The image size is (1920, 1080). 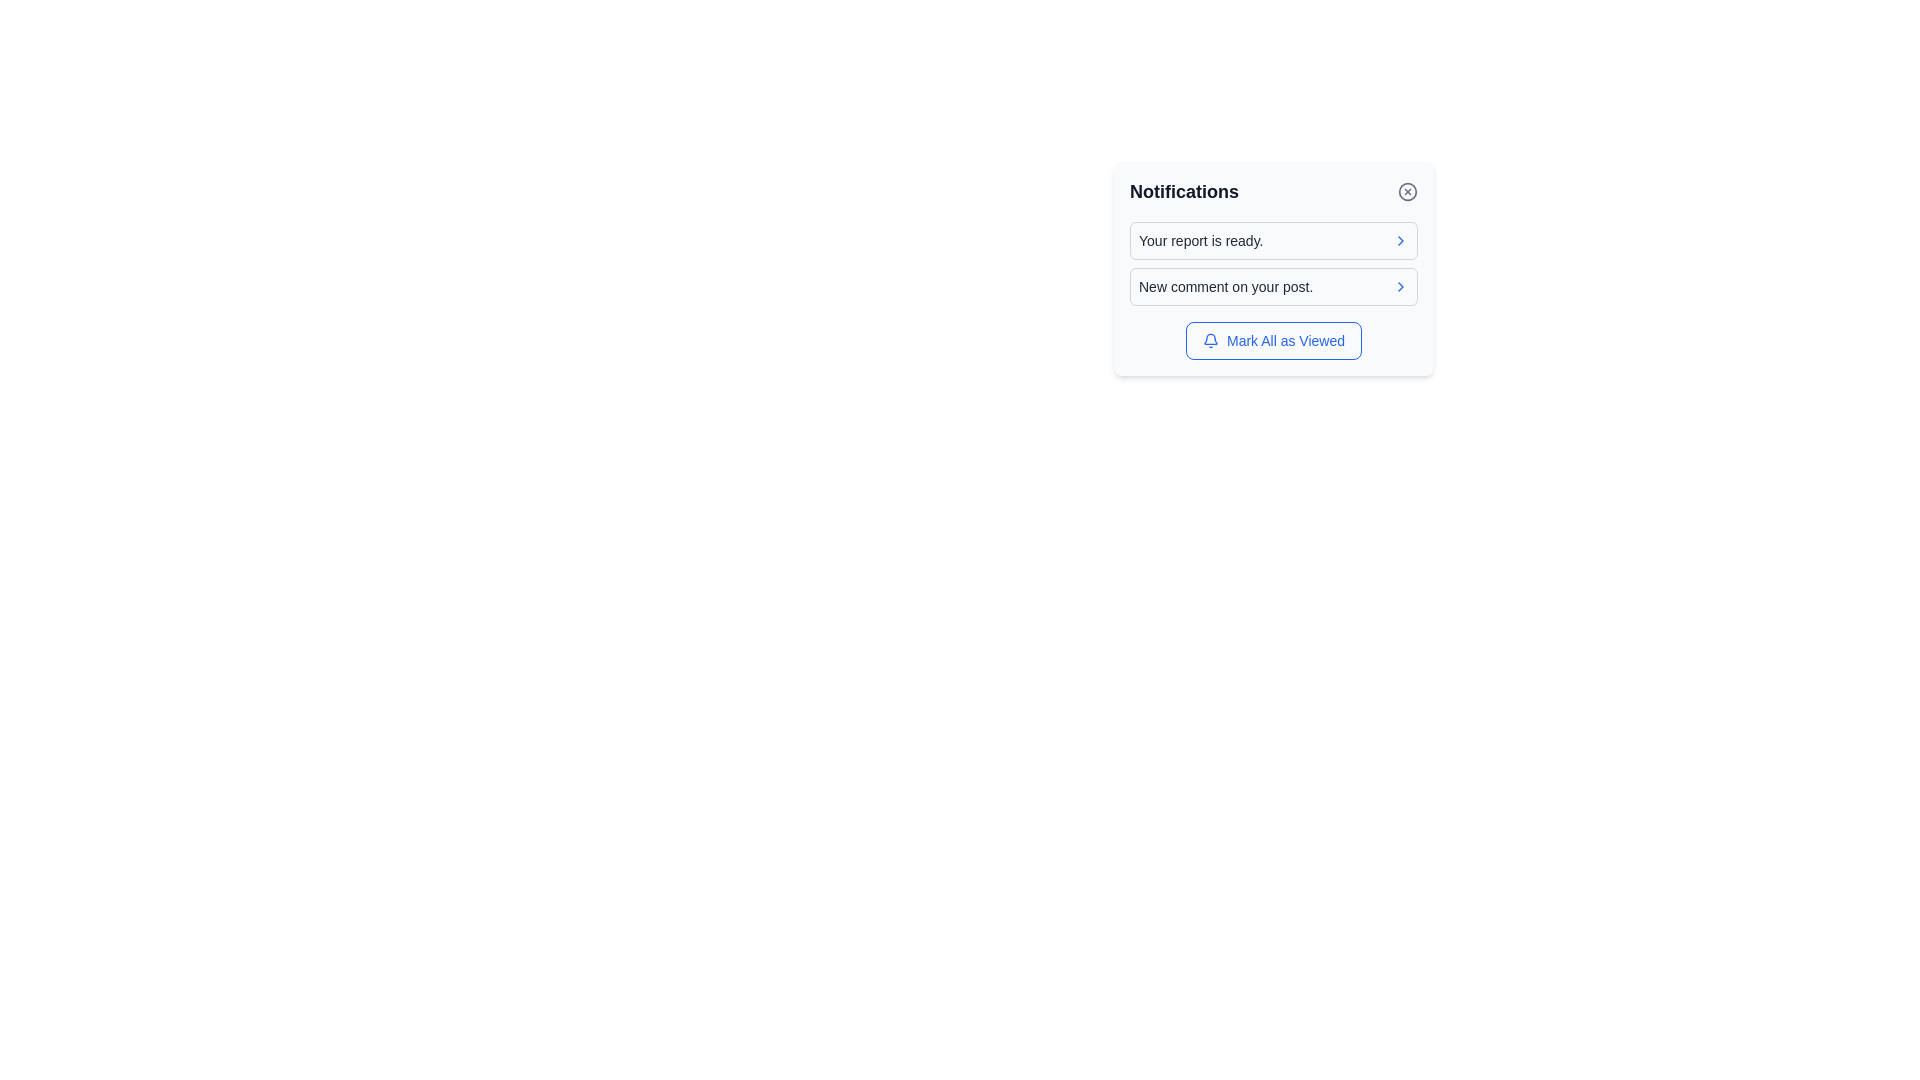 I want to click on text content of the notifications section title located at the top-left corner of the notifications dropdown panel, so click(x=1184, y=192).